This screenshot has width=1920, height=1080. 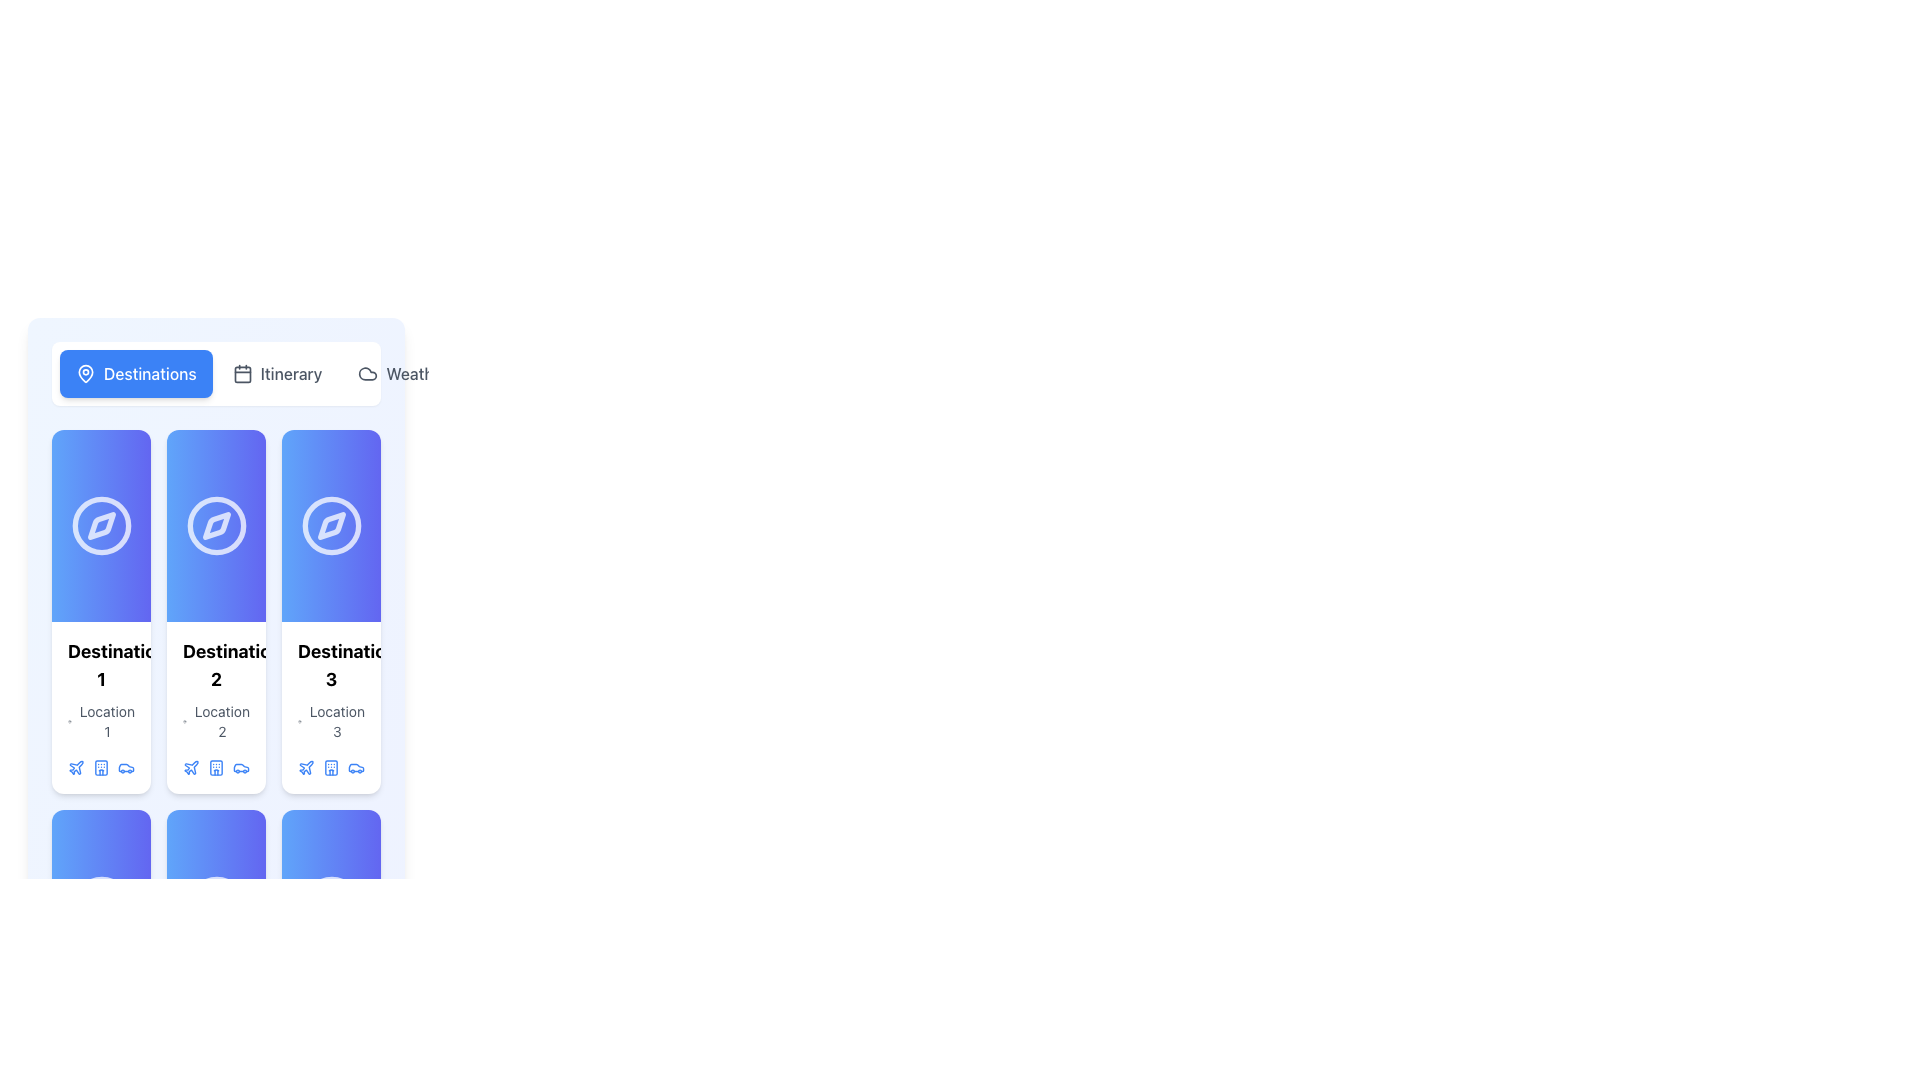 I want to click on the blue hotel building icon, which is the second icon in a horizontal row beneath the 'Destination 1, Location 1' card, so click(x=100, y=766).